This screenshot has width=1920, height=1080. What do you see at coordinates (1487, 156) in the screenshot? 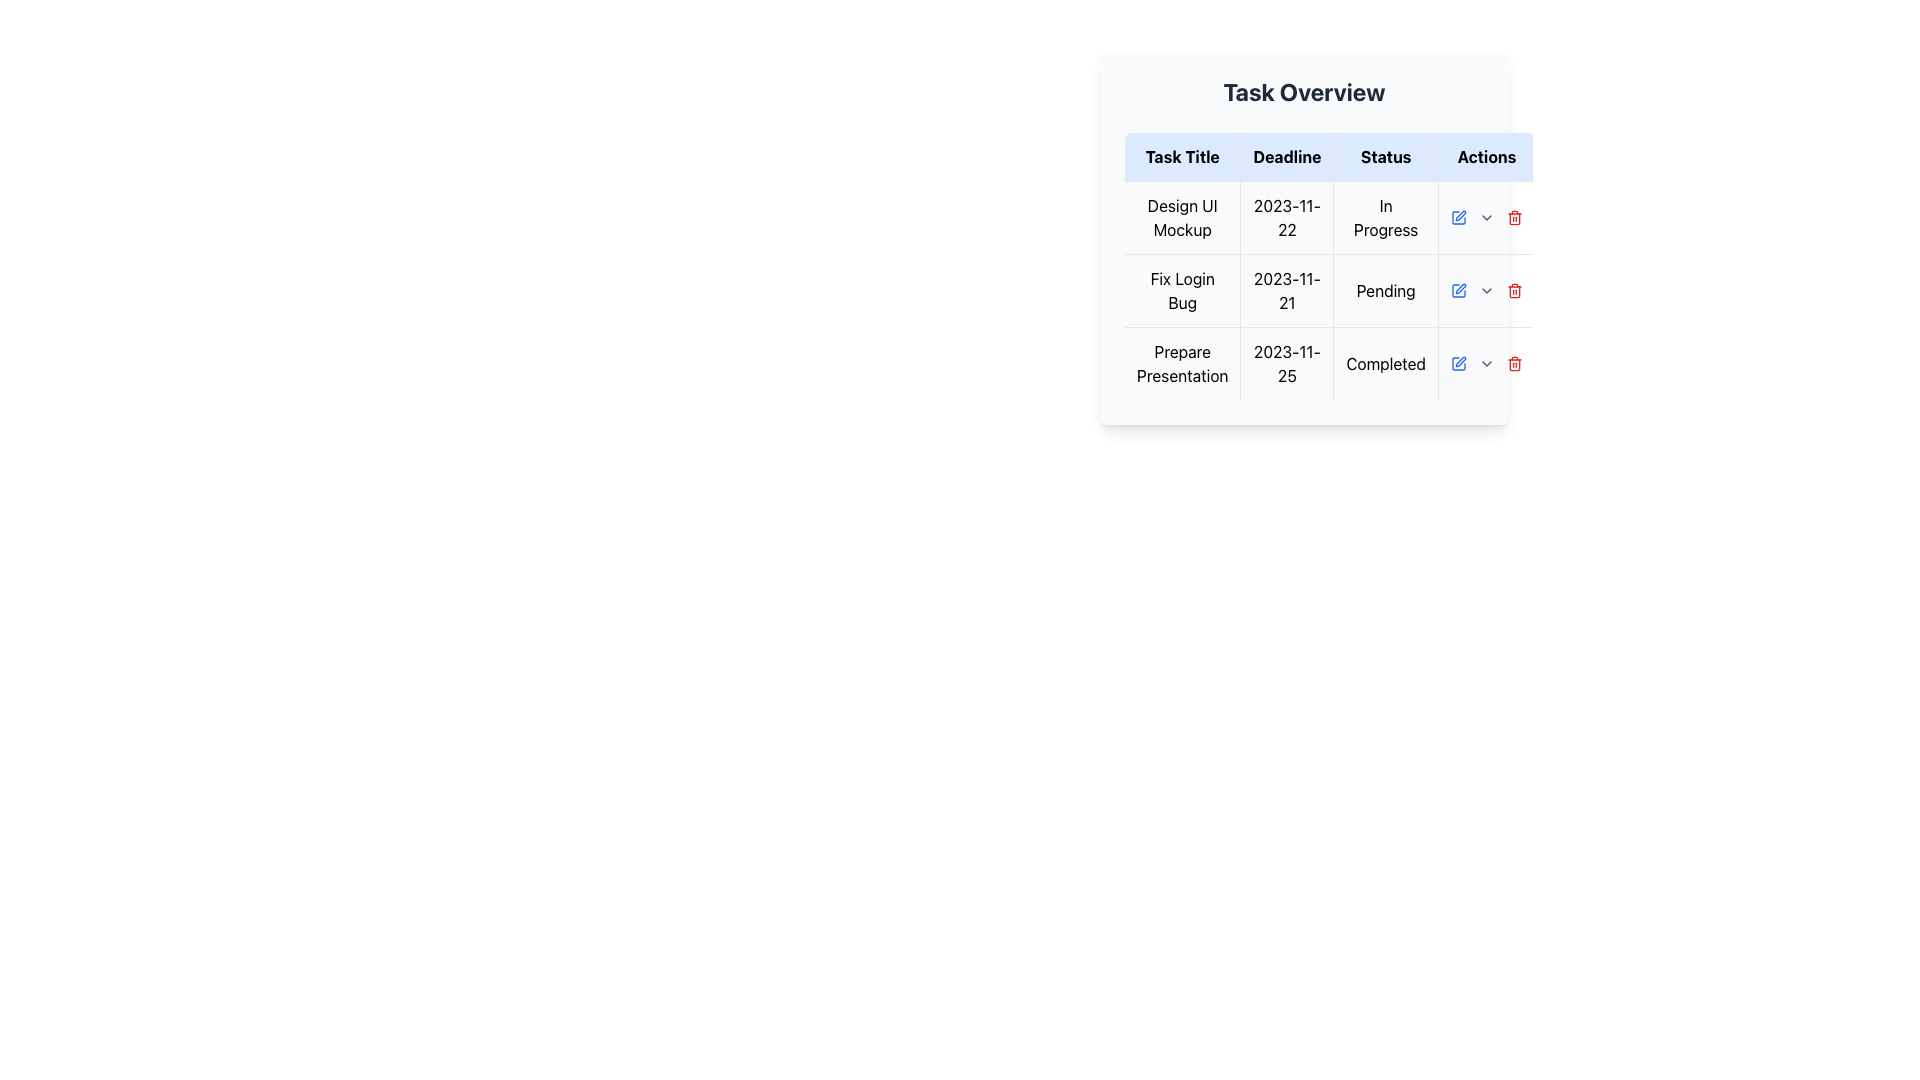
I see `the 'Actions' text label, which is the fourth column header in a table row, displaying bold and centered text on a light blue background` at bounding box center [1487, 156].